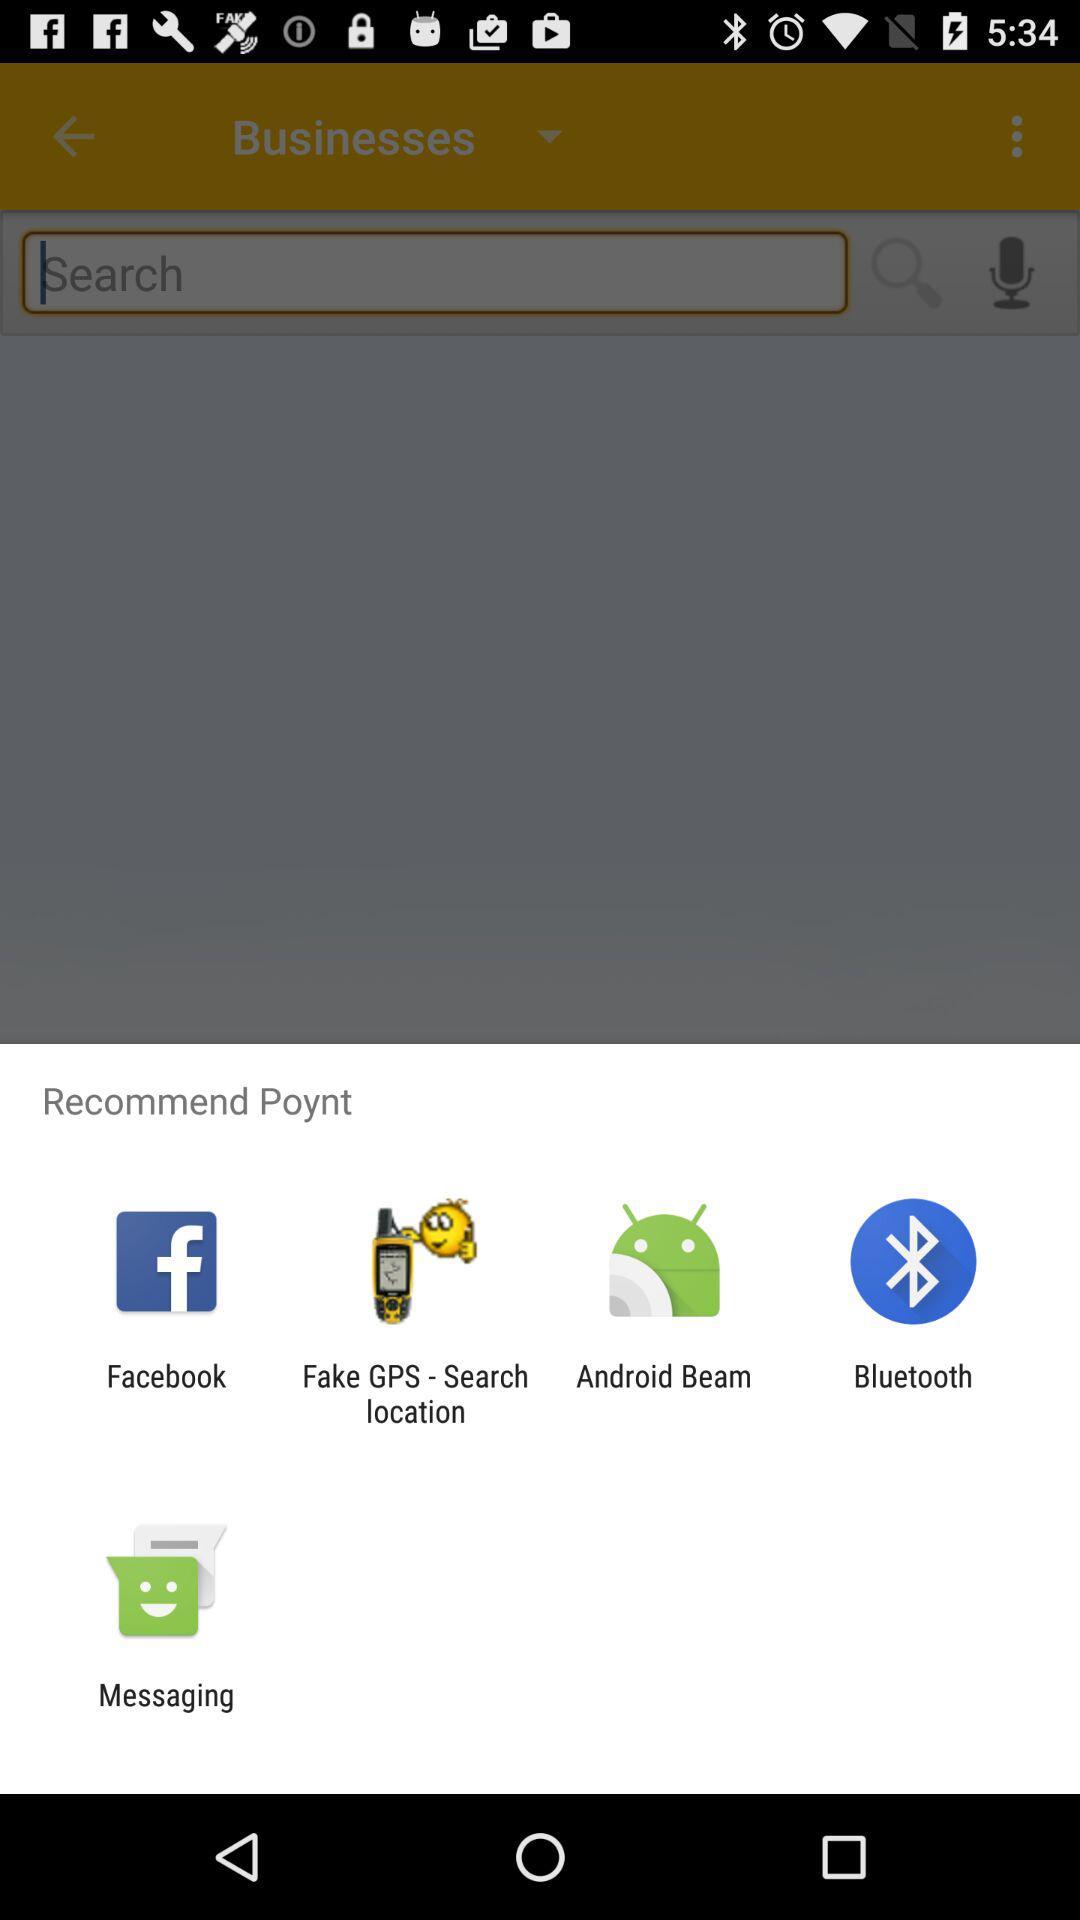 Image resolution: width=1080 pixels, height=1920 pixels. Describe the element at coordinates (913, 1392) in the screenshot. I see `item next to the android beam item` at that location.